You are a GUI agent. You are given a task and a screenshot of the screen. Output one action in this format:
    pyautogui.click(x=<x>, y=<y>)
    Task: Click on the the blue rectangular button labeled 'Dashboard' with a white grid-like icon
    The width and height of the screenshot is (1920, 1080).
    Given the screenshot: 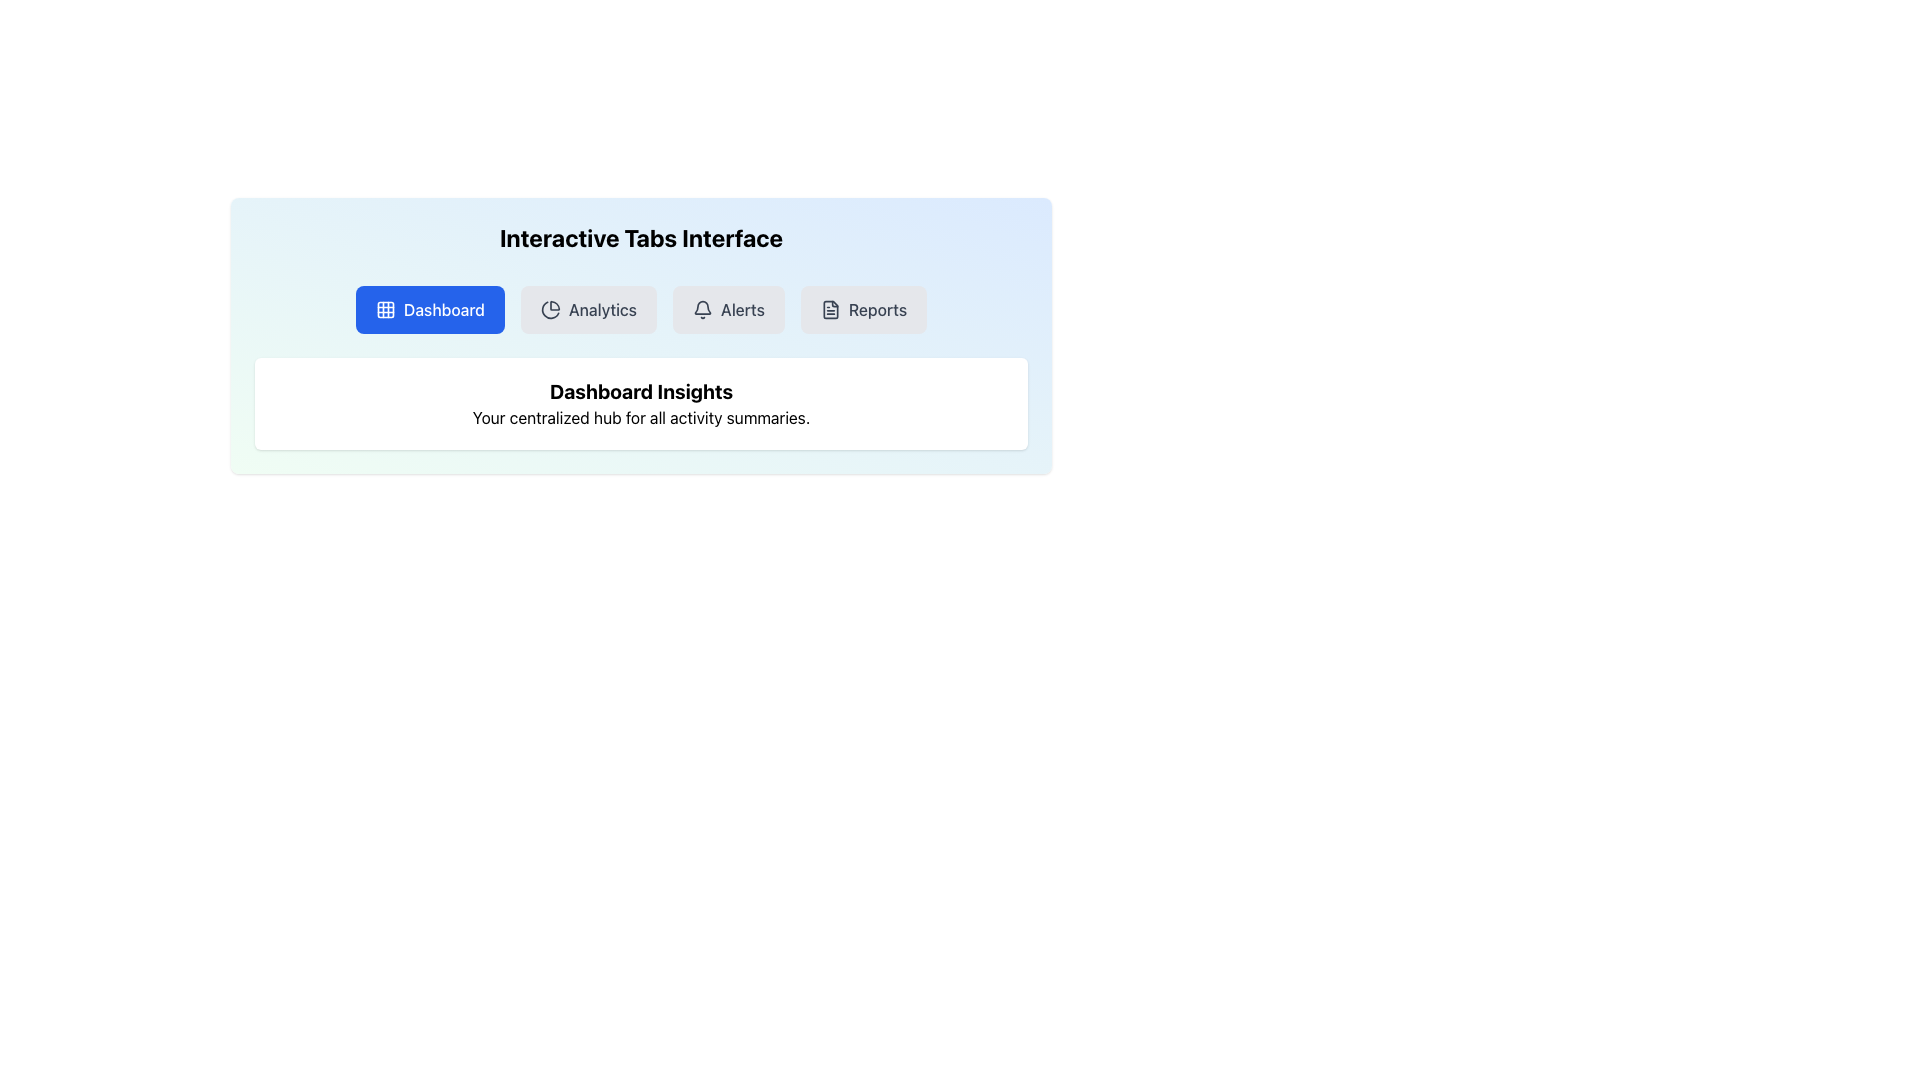 What is the action you would take?
    pyautogui.click(x=429, y=309)
    